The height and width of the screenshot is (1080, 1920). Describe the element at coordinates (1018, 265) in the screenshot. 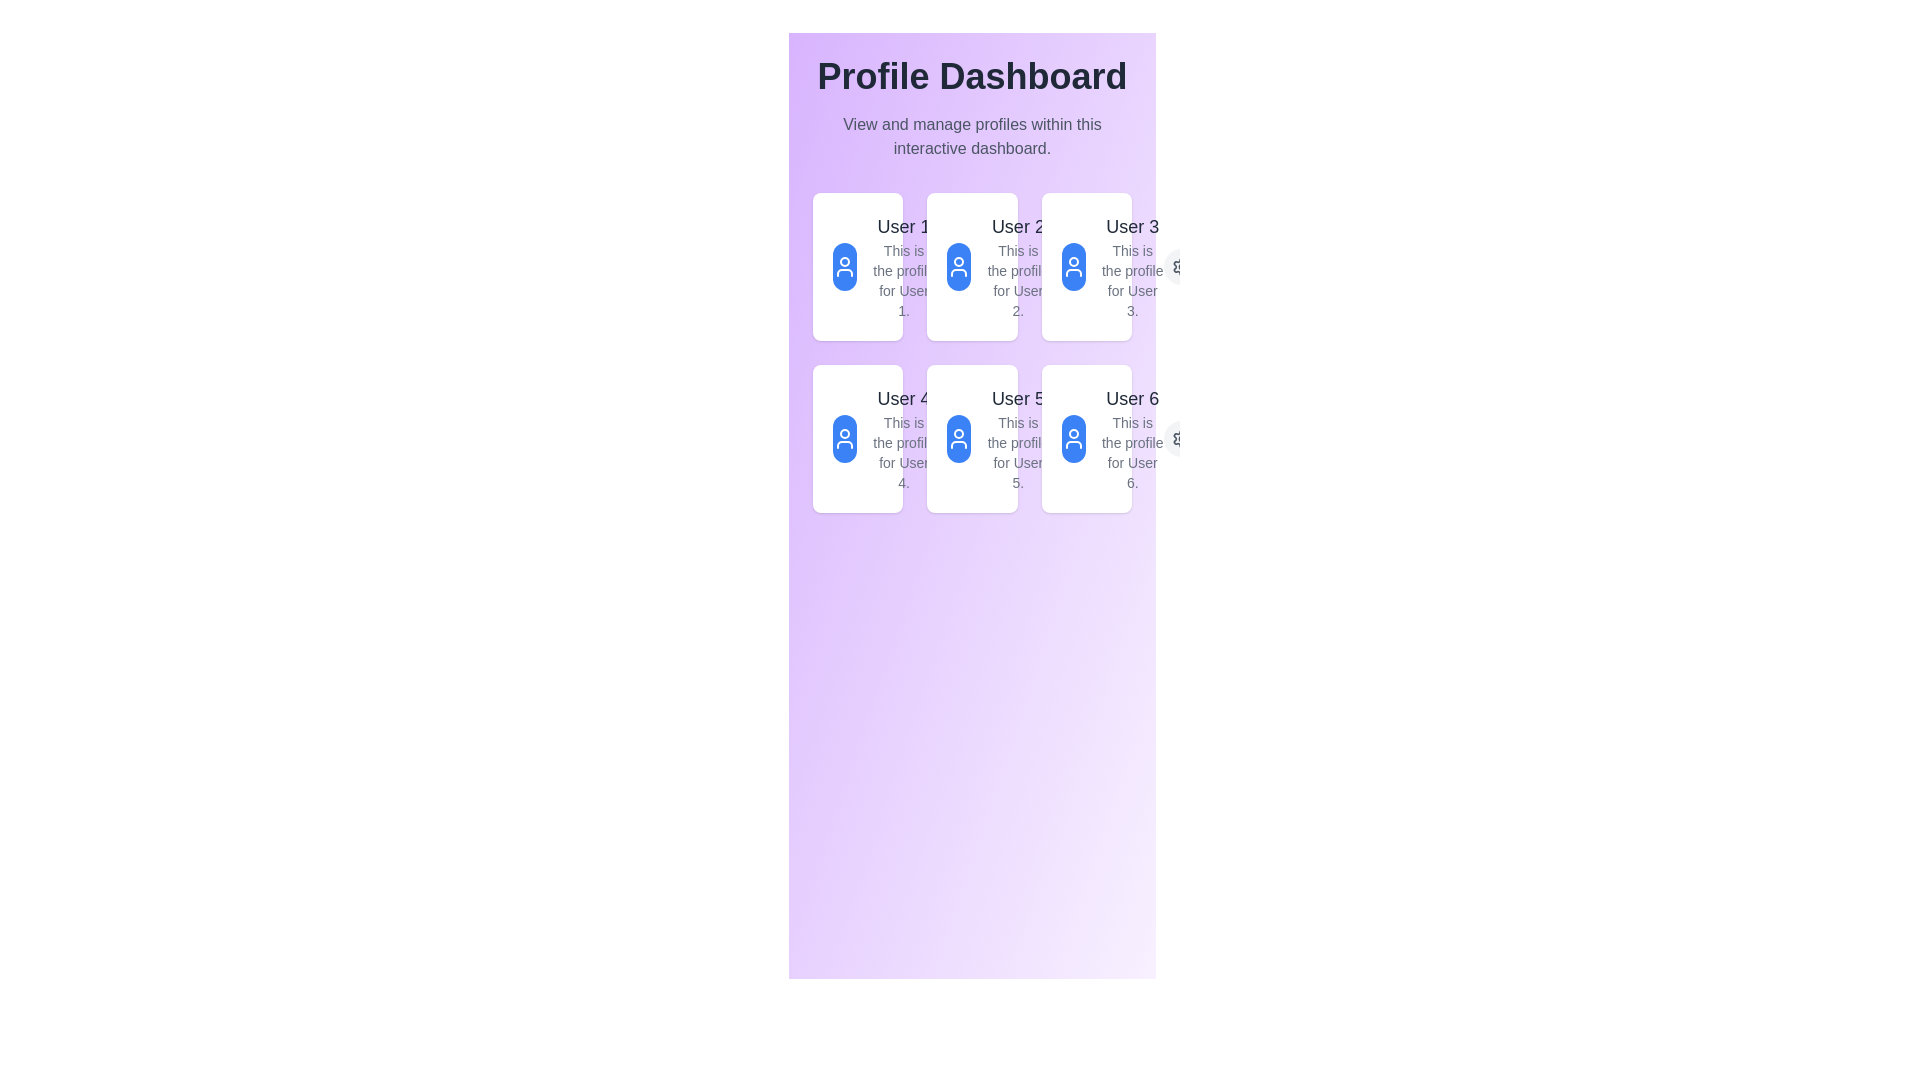

I see `textual information block describing the profile of 'User 2', located in the second column, first row of the grid layout within the card occupying the second slot in the top row of user profiles` at that location.